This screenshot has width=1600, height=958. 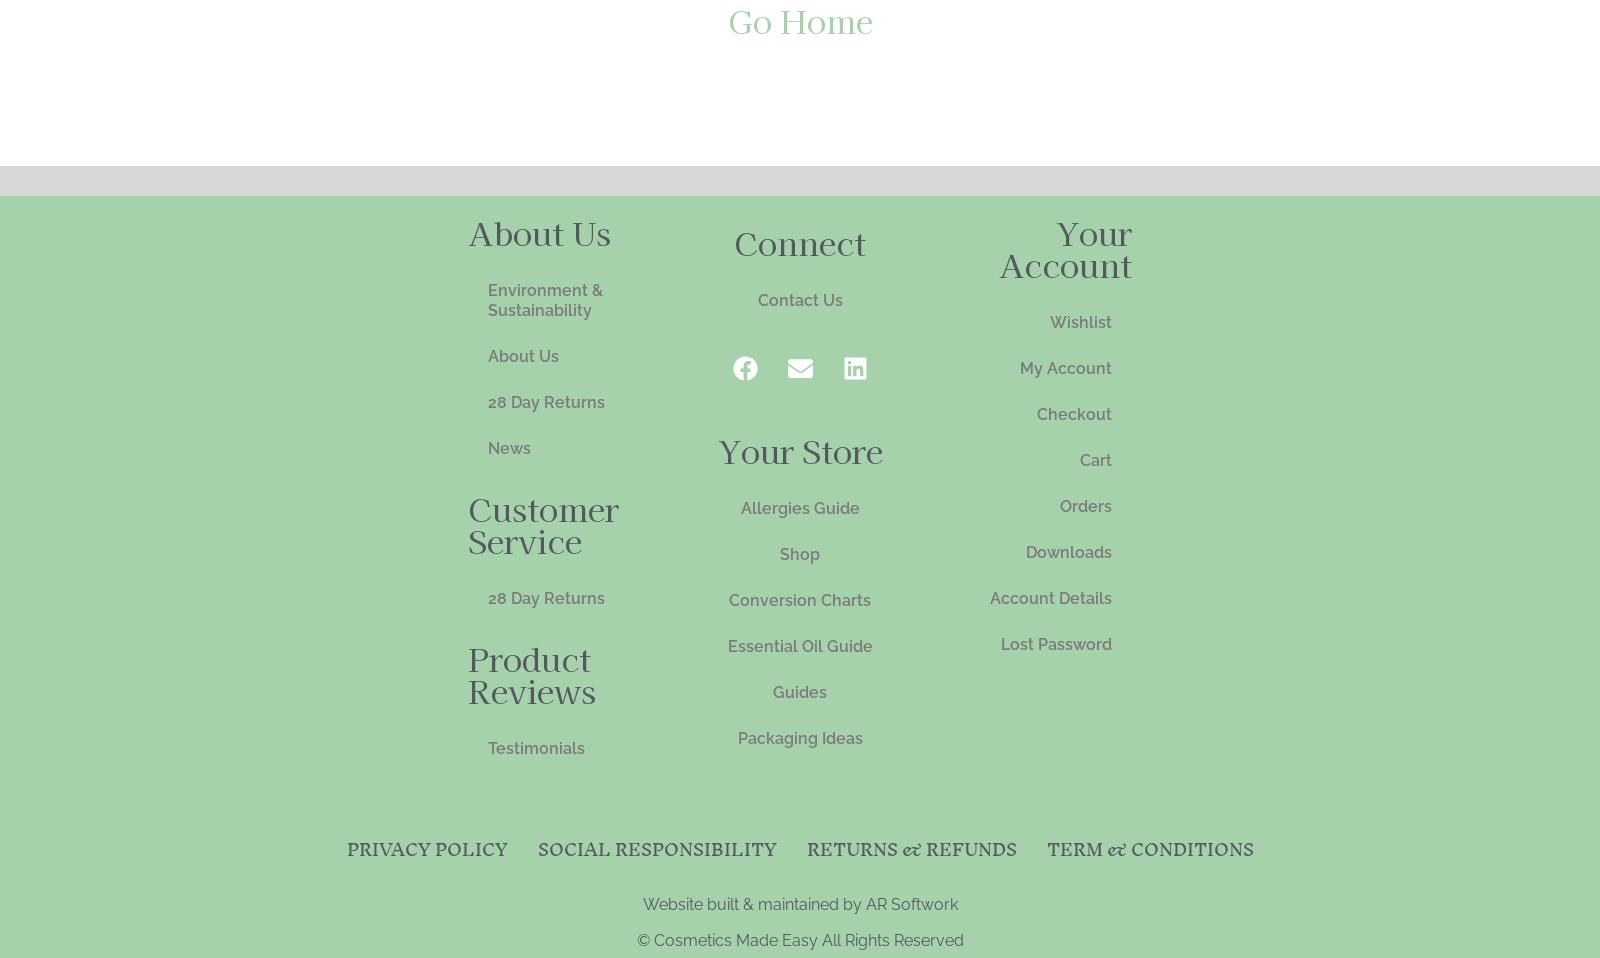 What do you see at coordinates (542, 521) in the screenshot?
I see `'Customer Service'` at bounding box center [542, 521].